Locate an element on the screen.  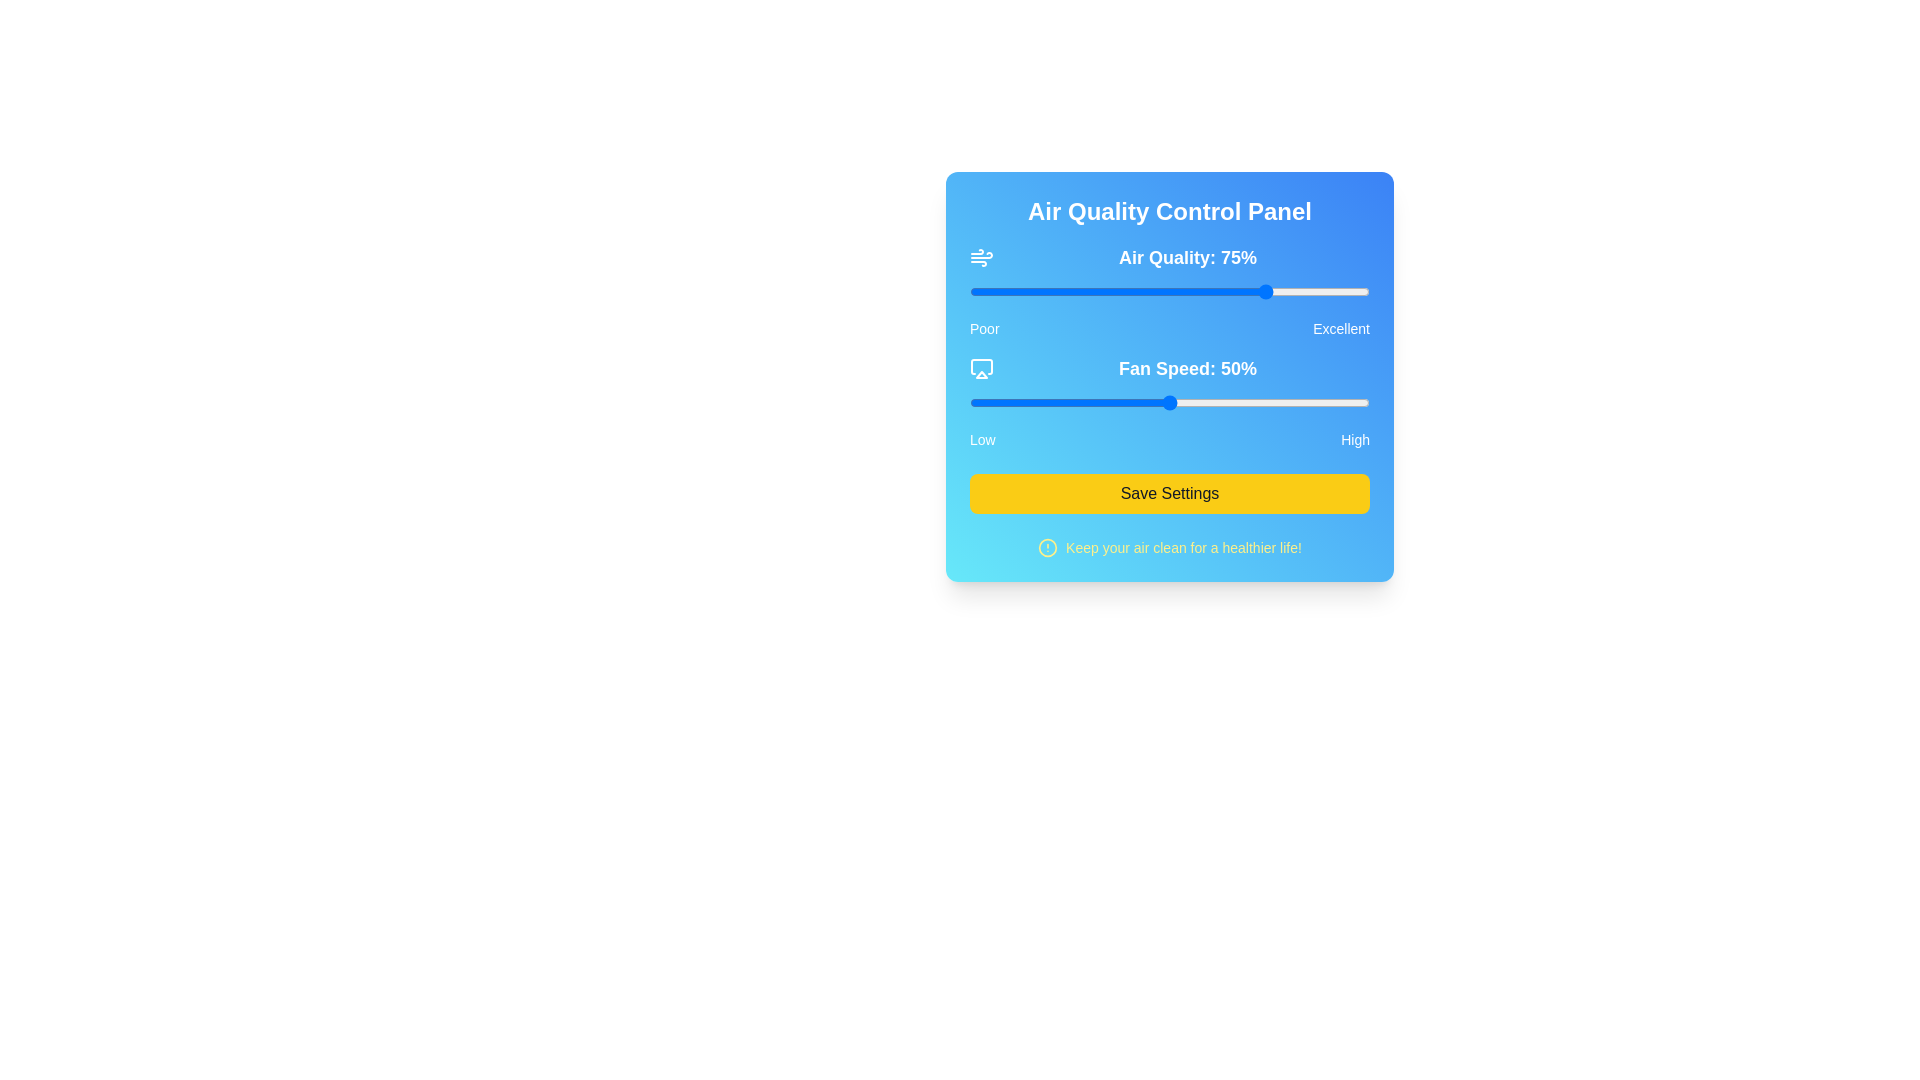
the Label displaying the word 'Low' in white text on a blue background, located at the left edge of the 'Low-High' section is located at coordinates (982, 438).